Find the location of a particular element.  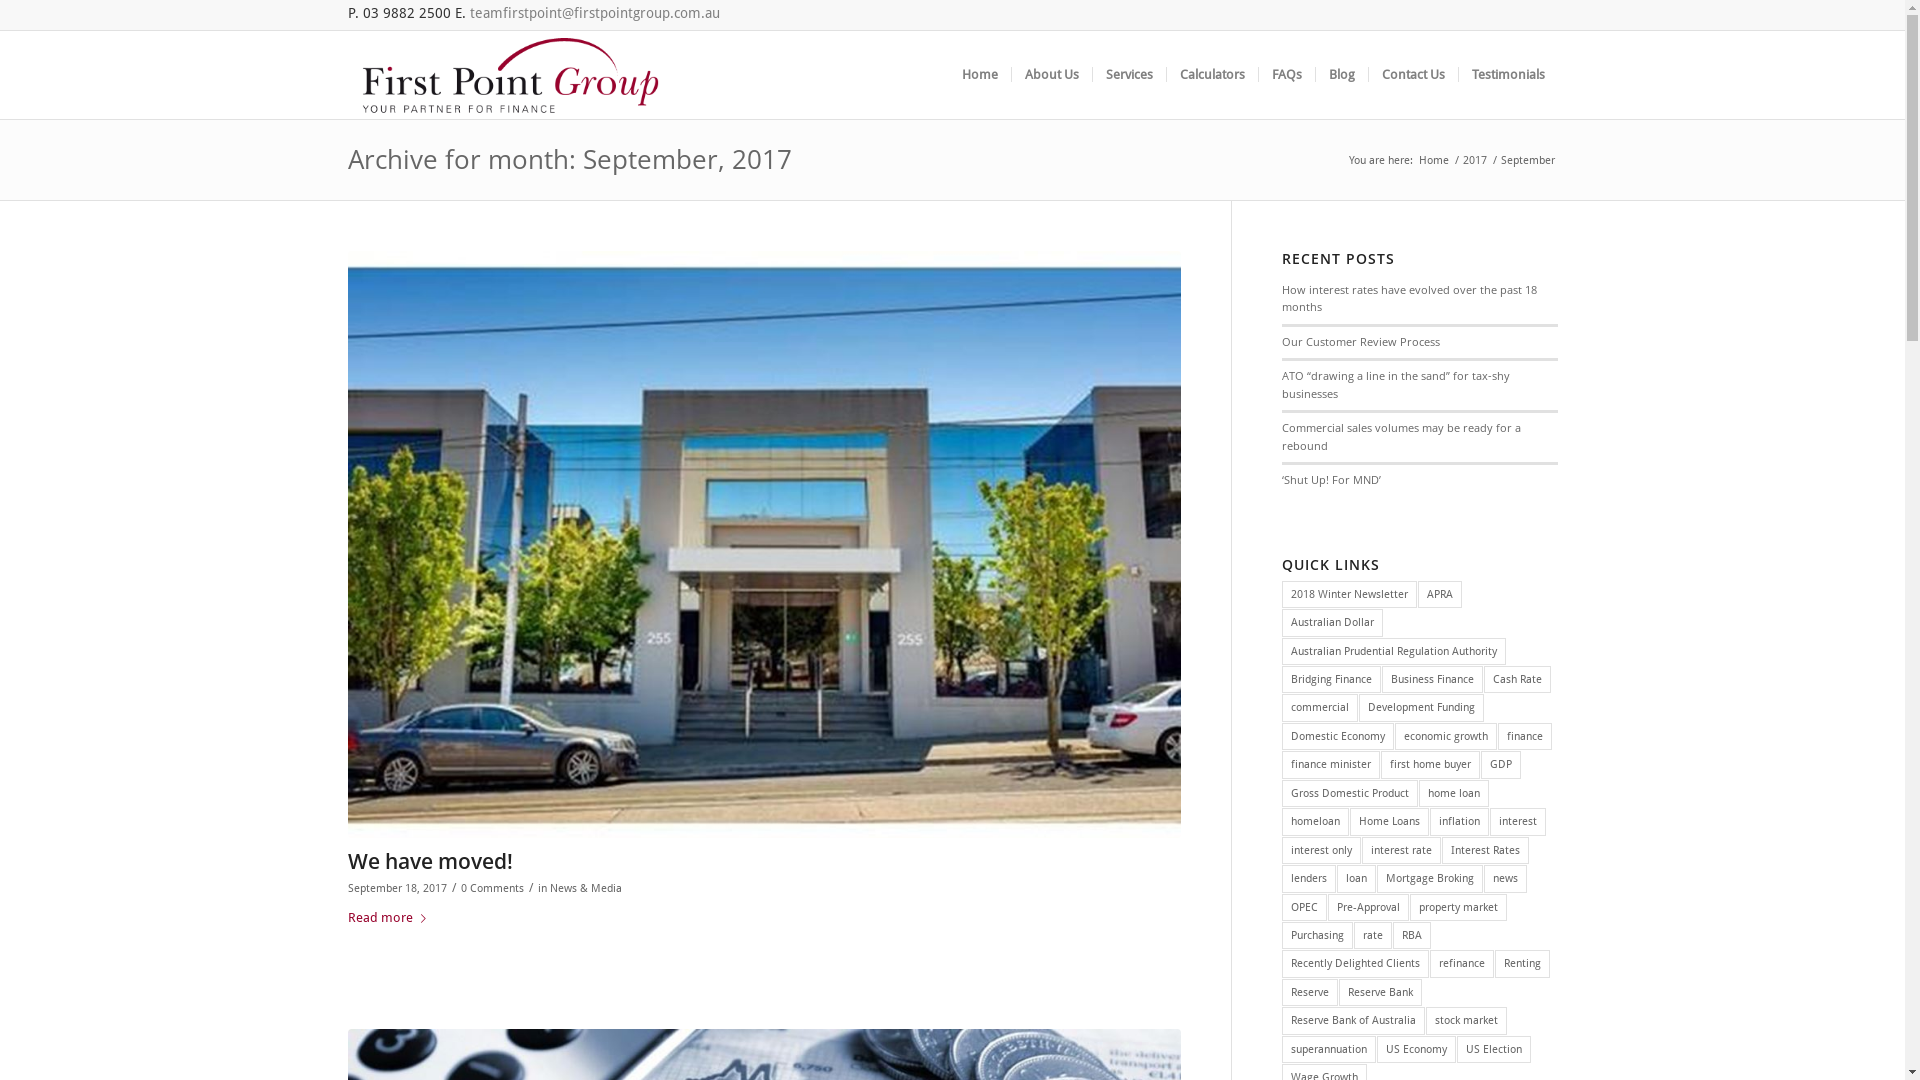

'Australian Dollar' is located at coordinates (1332, 621).